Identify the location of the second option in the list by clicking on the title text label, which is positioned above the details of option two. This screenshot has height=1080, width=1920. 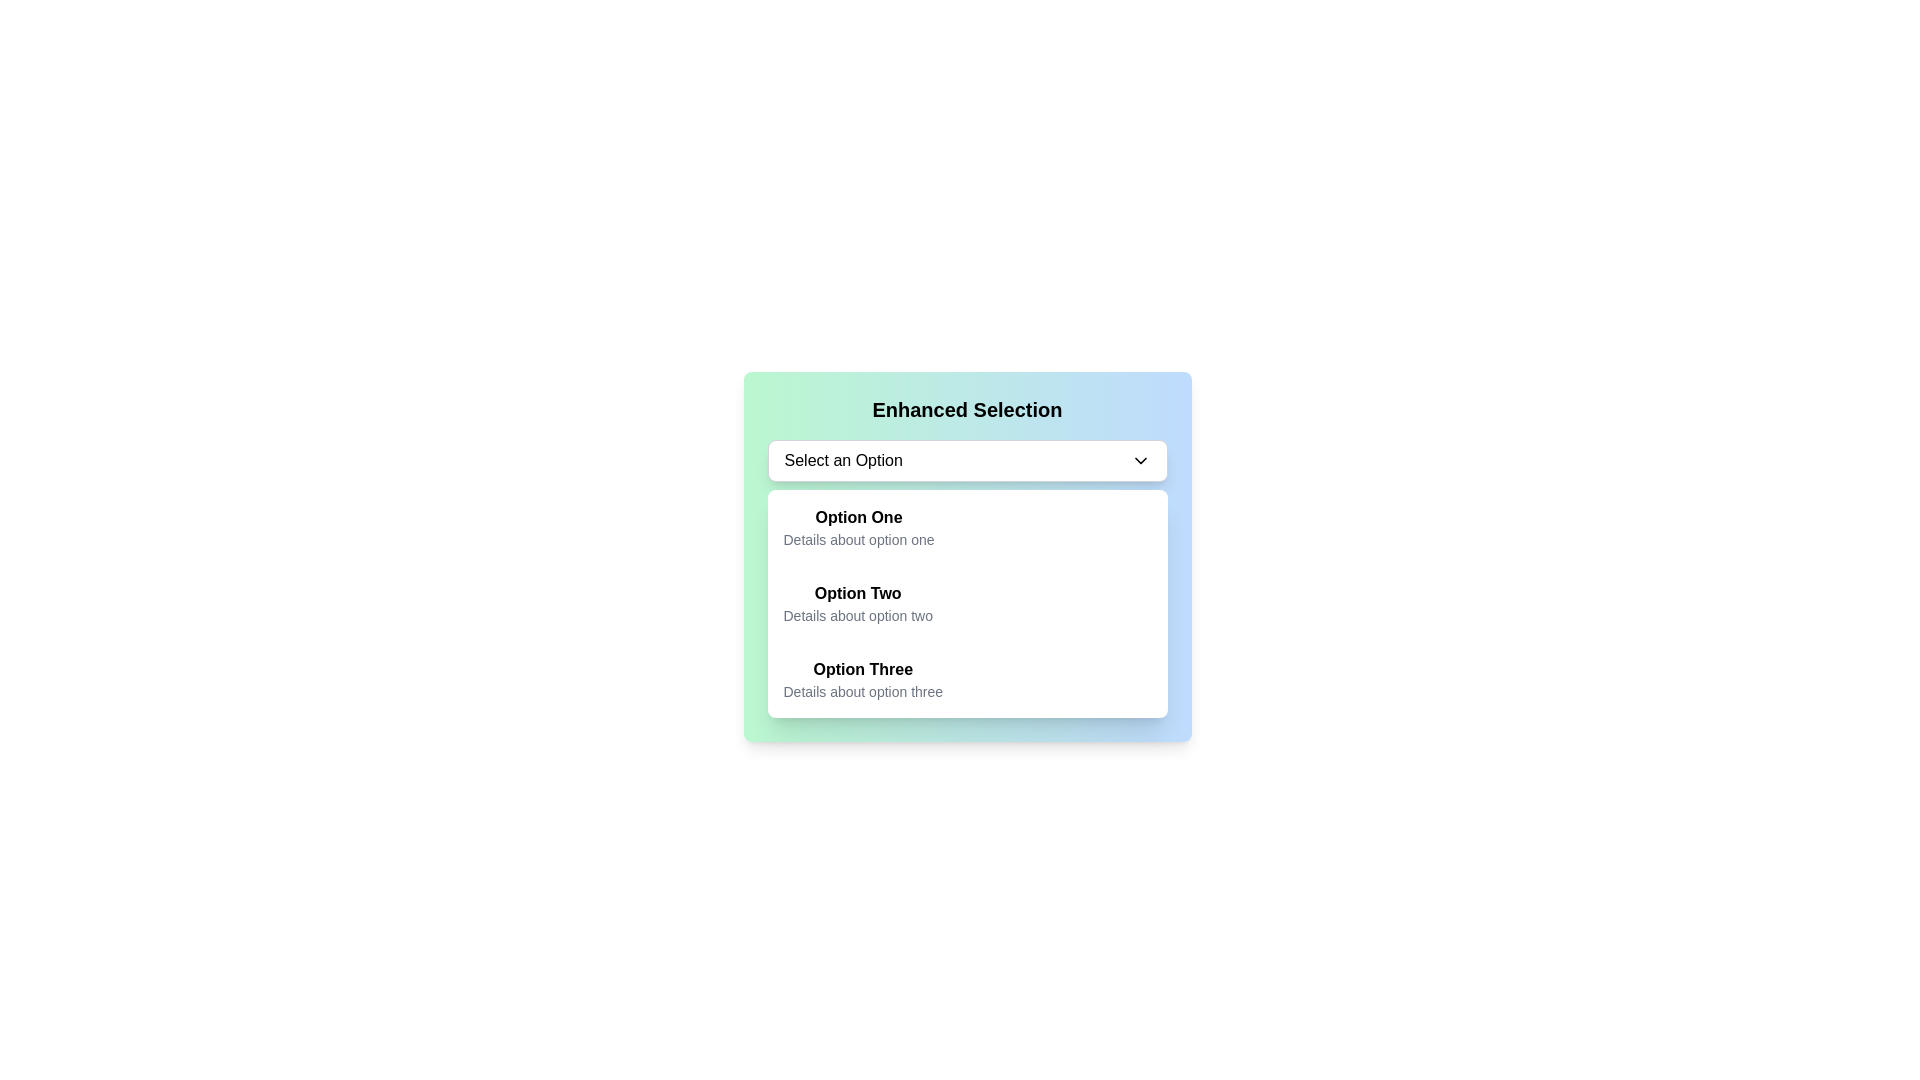
(858, 593).